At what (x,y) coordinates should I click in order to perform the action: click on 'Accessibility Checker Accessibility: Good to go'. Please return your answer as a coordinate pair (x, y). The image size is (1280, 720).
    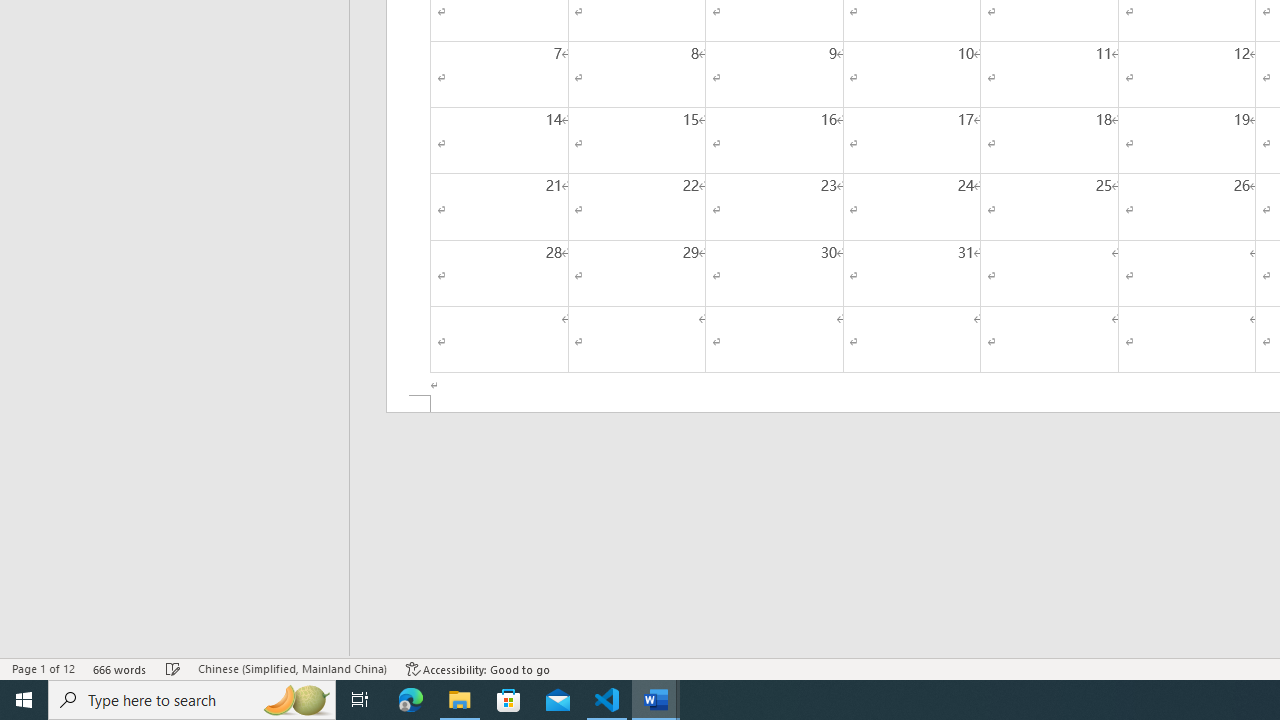
    Looking at the image, I should click on (477, 669).